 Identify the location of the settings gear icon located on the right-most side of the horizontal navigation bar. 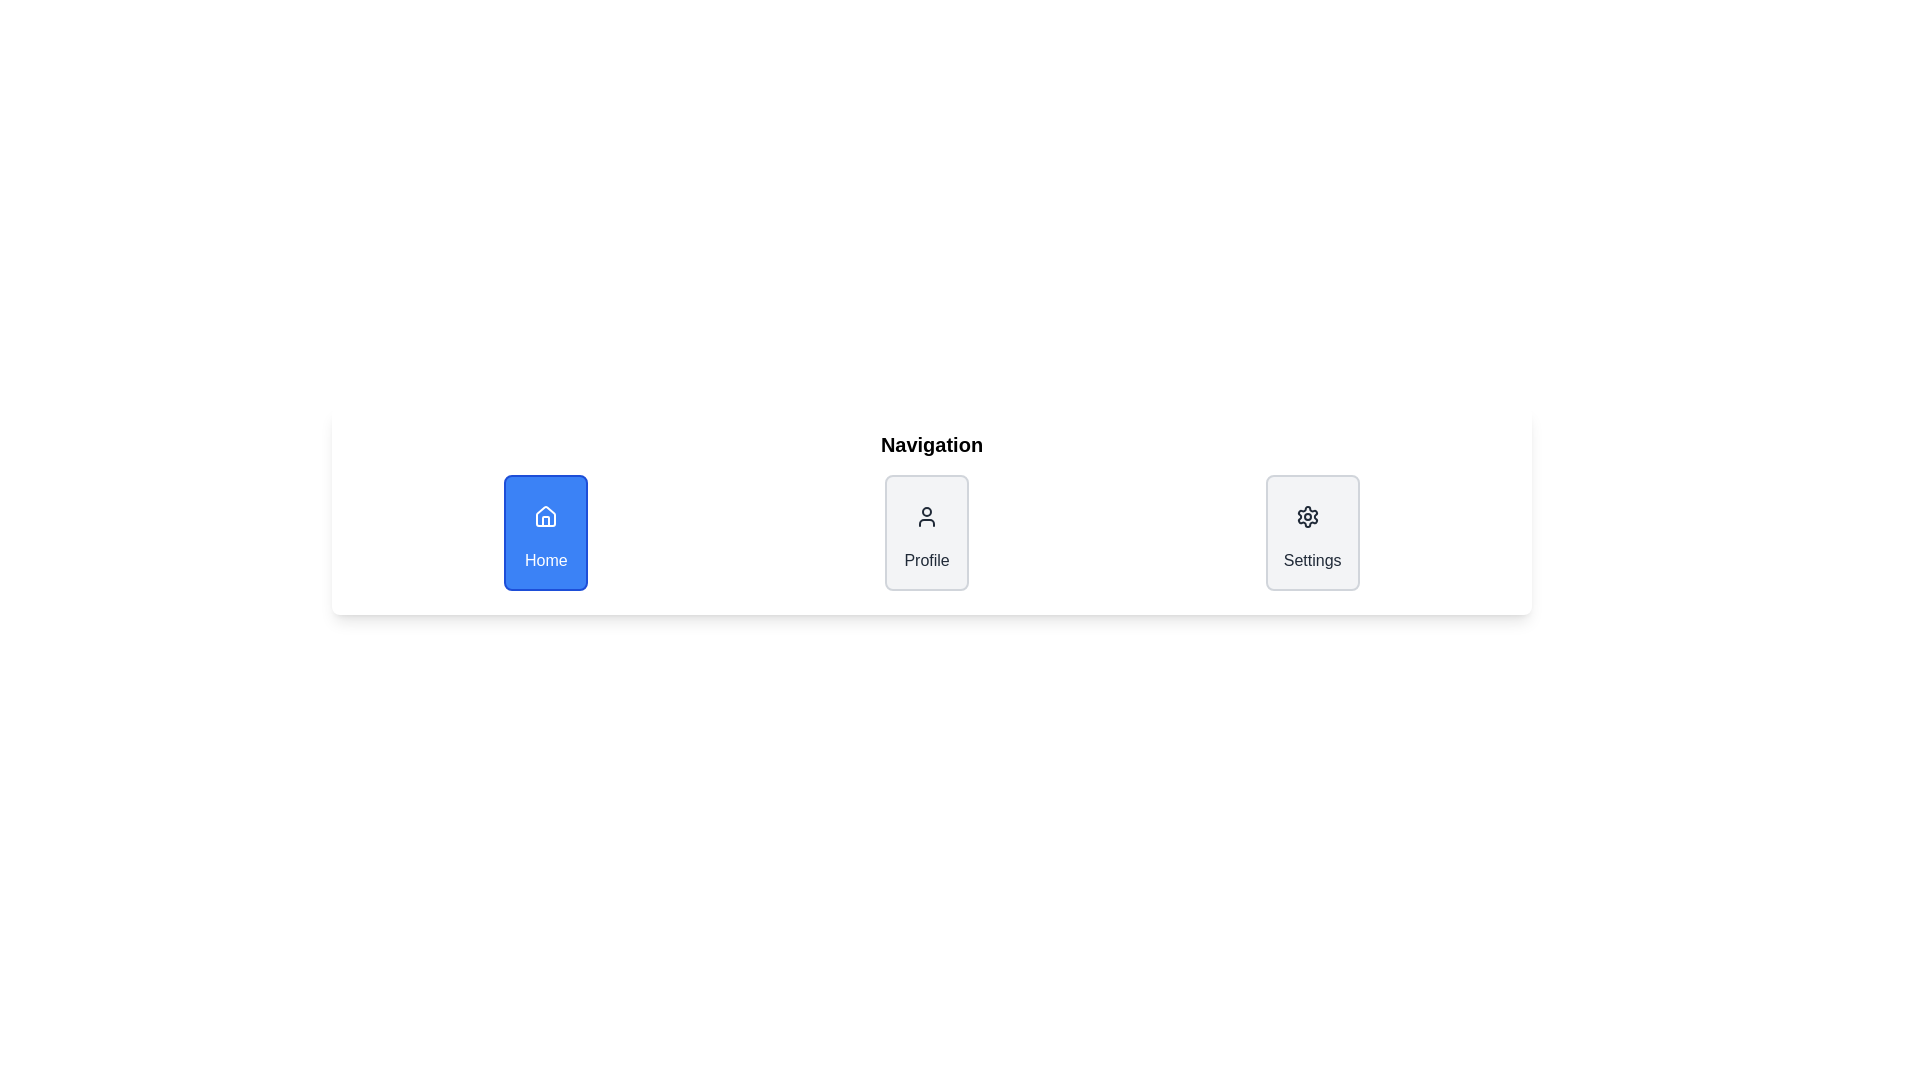
(1307, 515).